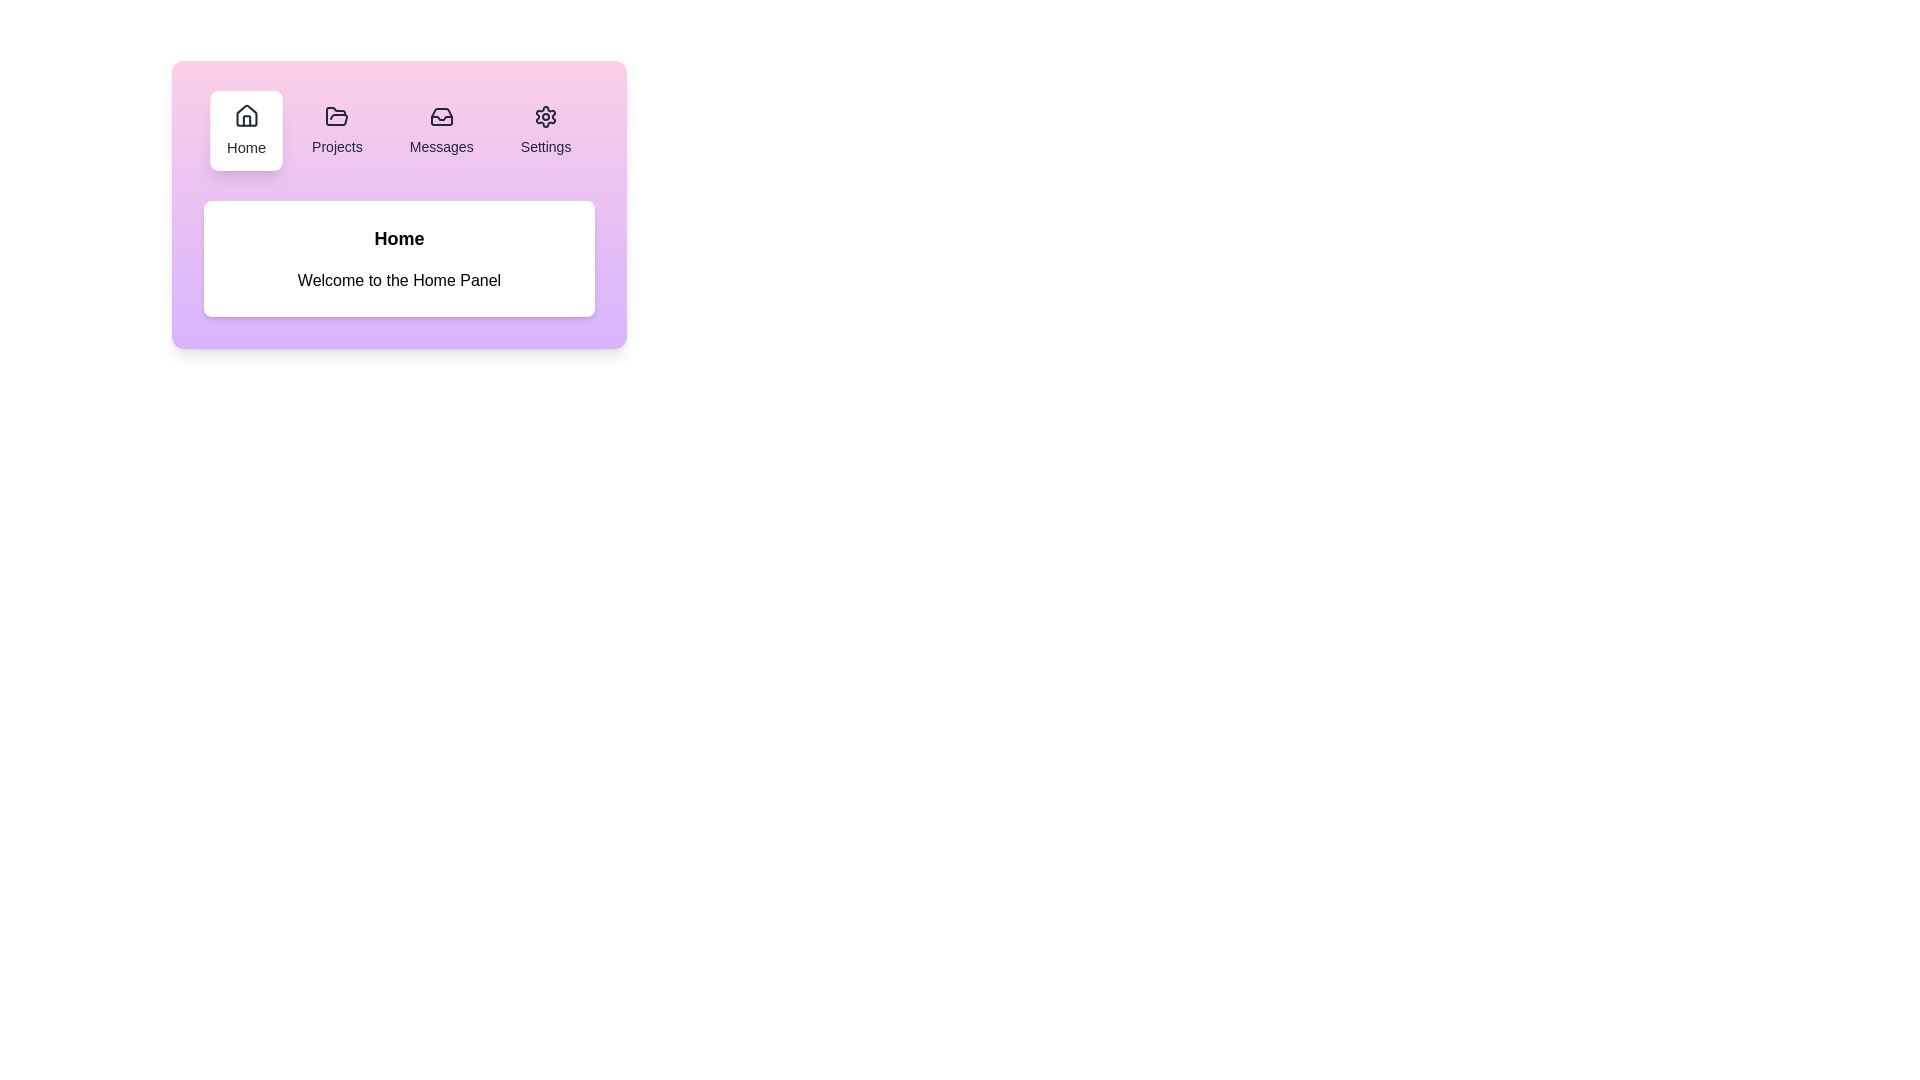 The image size is (1920, 1080). I want to click on the stylized house icon represented as a vector graphic, which features a triangular roof above a rectangular base and a central doorway, located in the leftmost icon of the horizontal menu bar, so click(245, 115).